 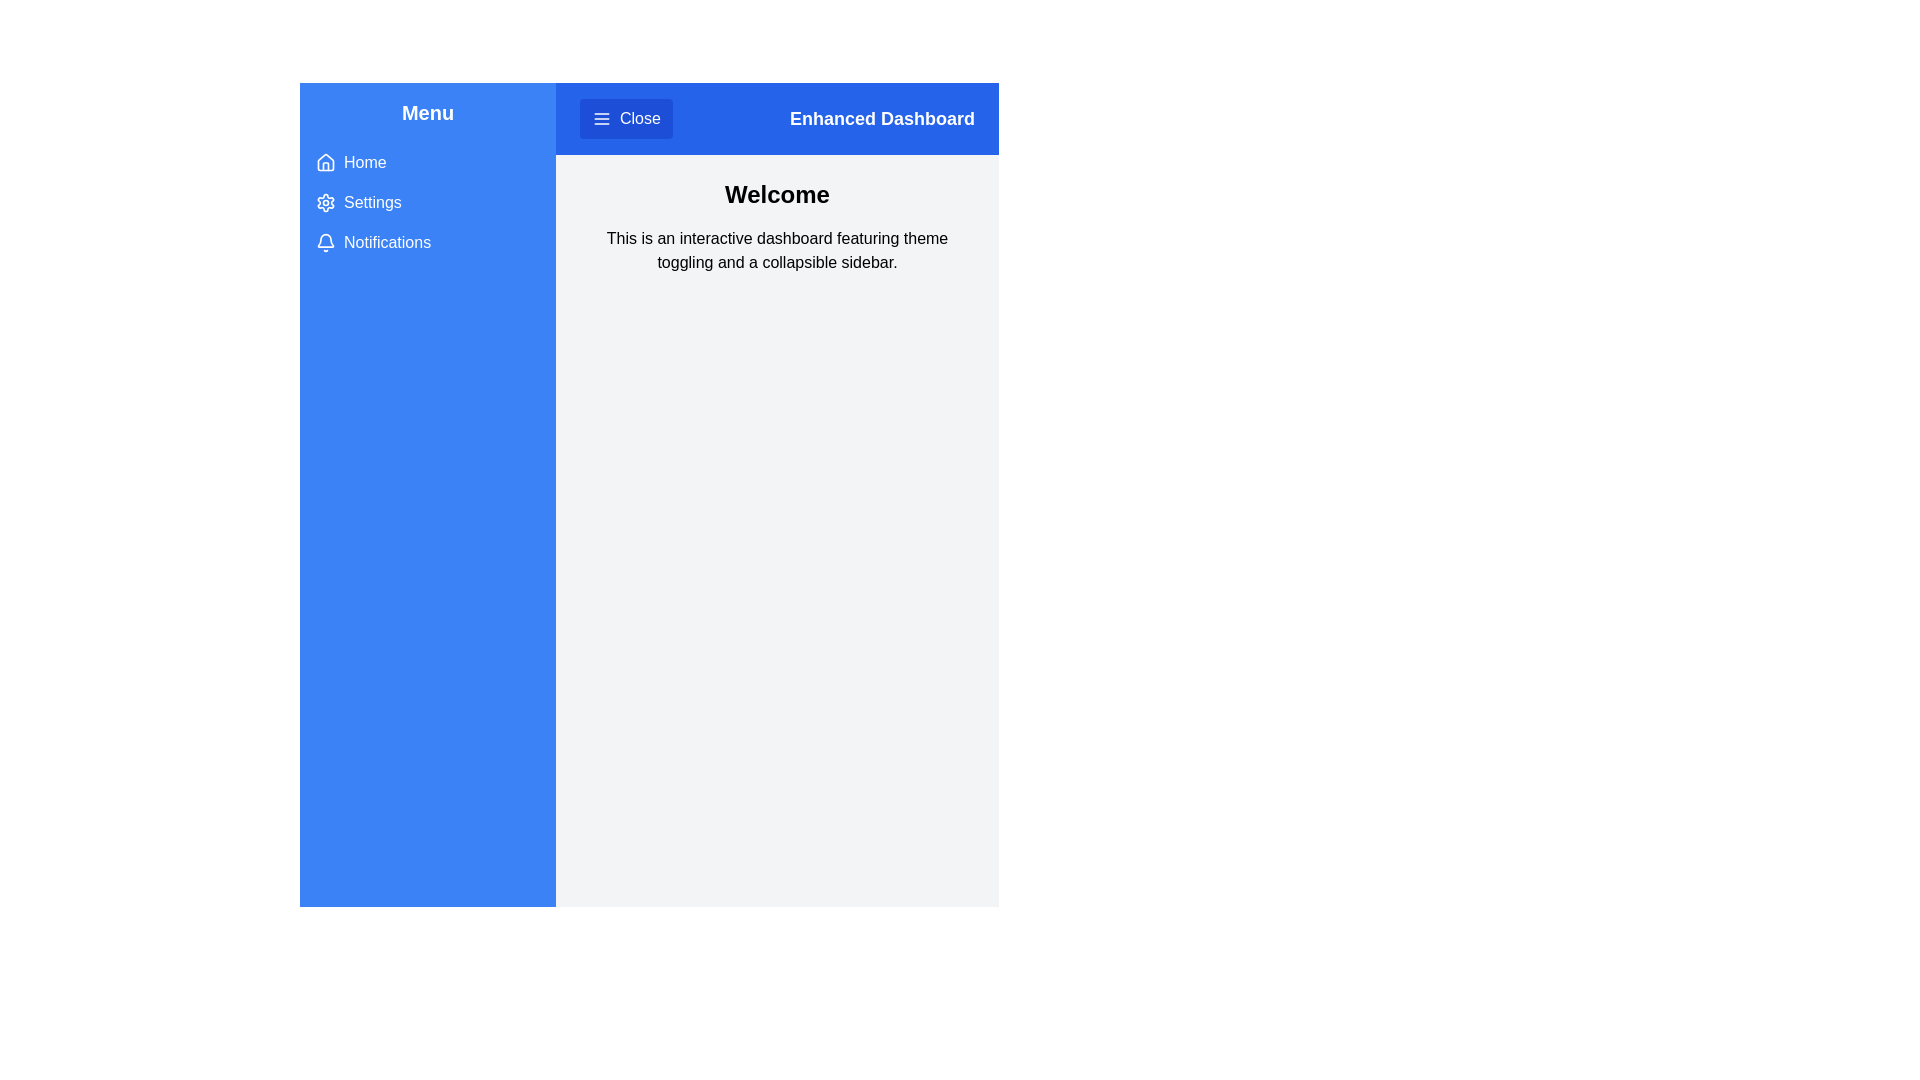 What do you see at coordinates (426, 203) in the screenshot?
I see `the 'Settings' button in the blue sidebar` at bounding box center [426, 203].